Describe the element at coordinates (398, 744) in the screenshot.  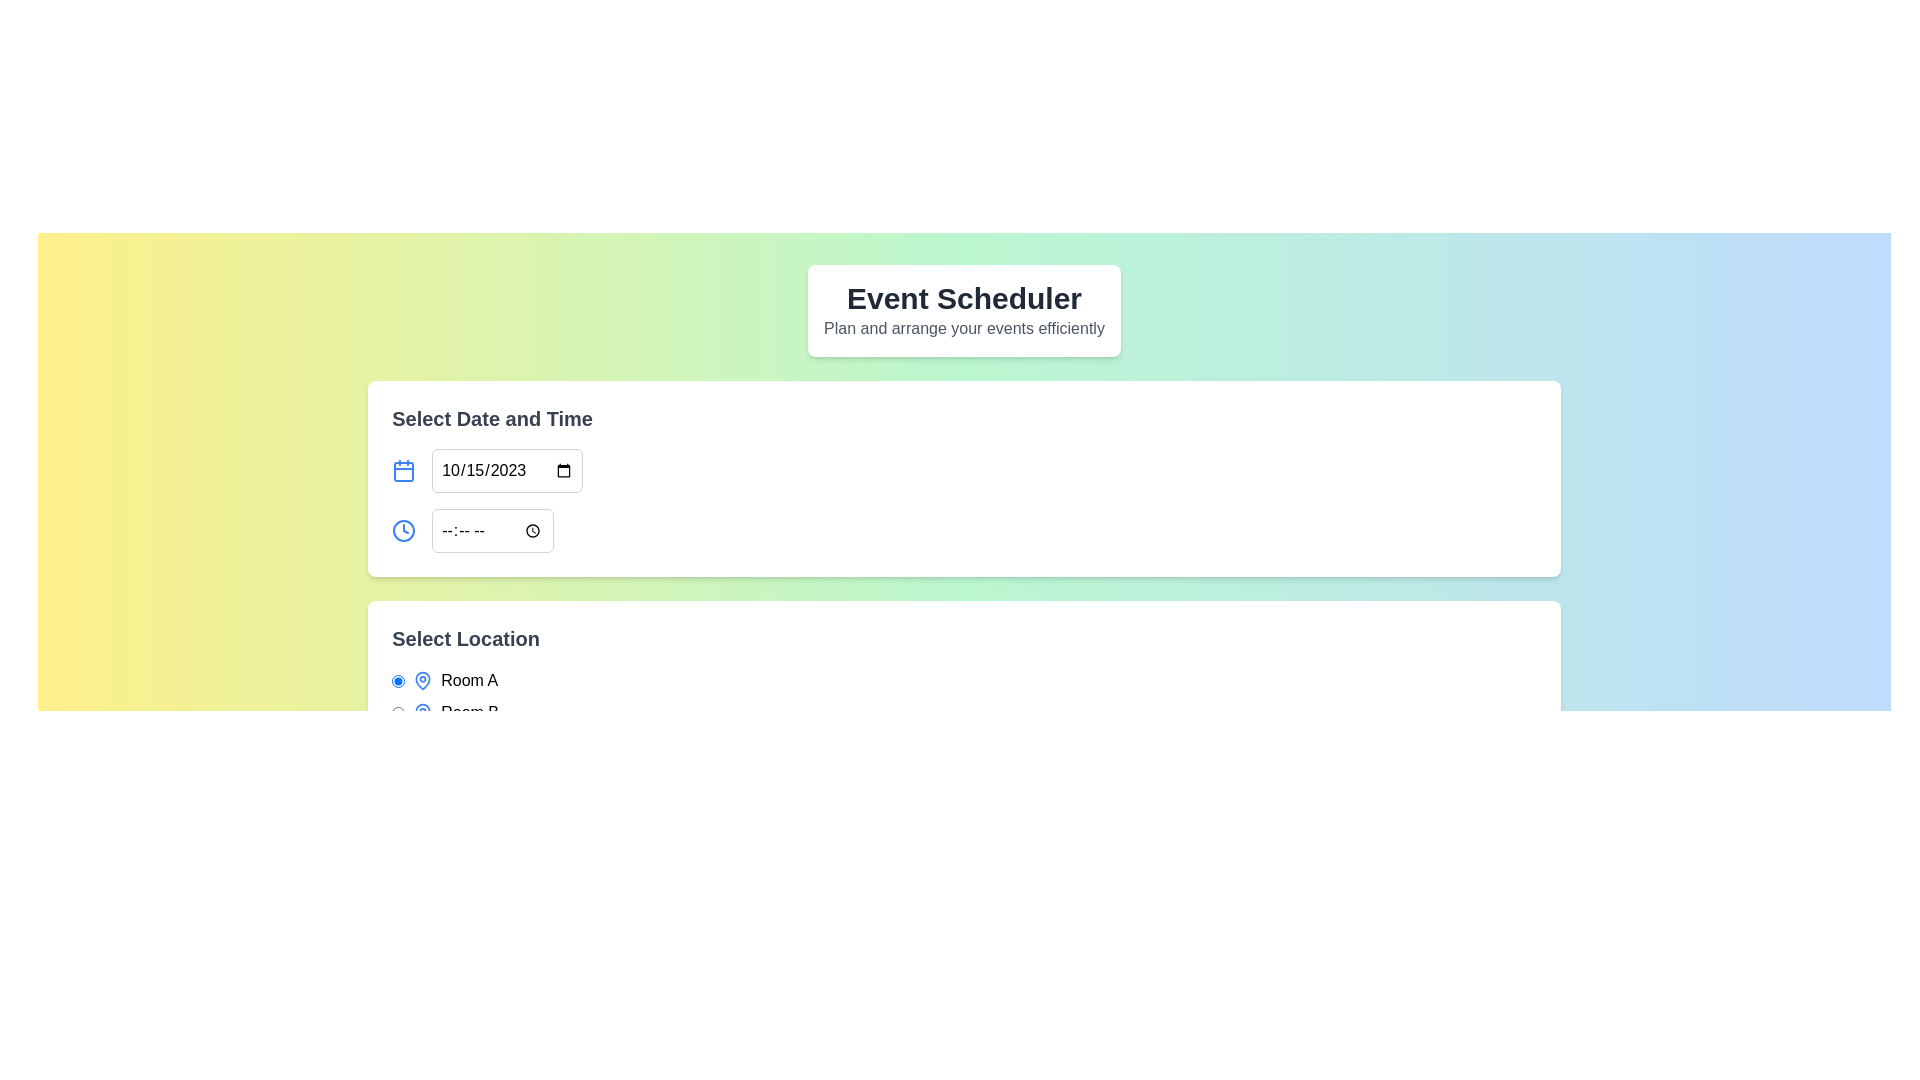
I see `the 'Room C' radio button located in the 'Select Location' section` at that location.